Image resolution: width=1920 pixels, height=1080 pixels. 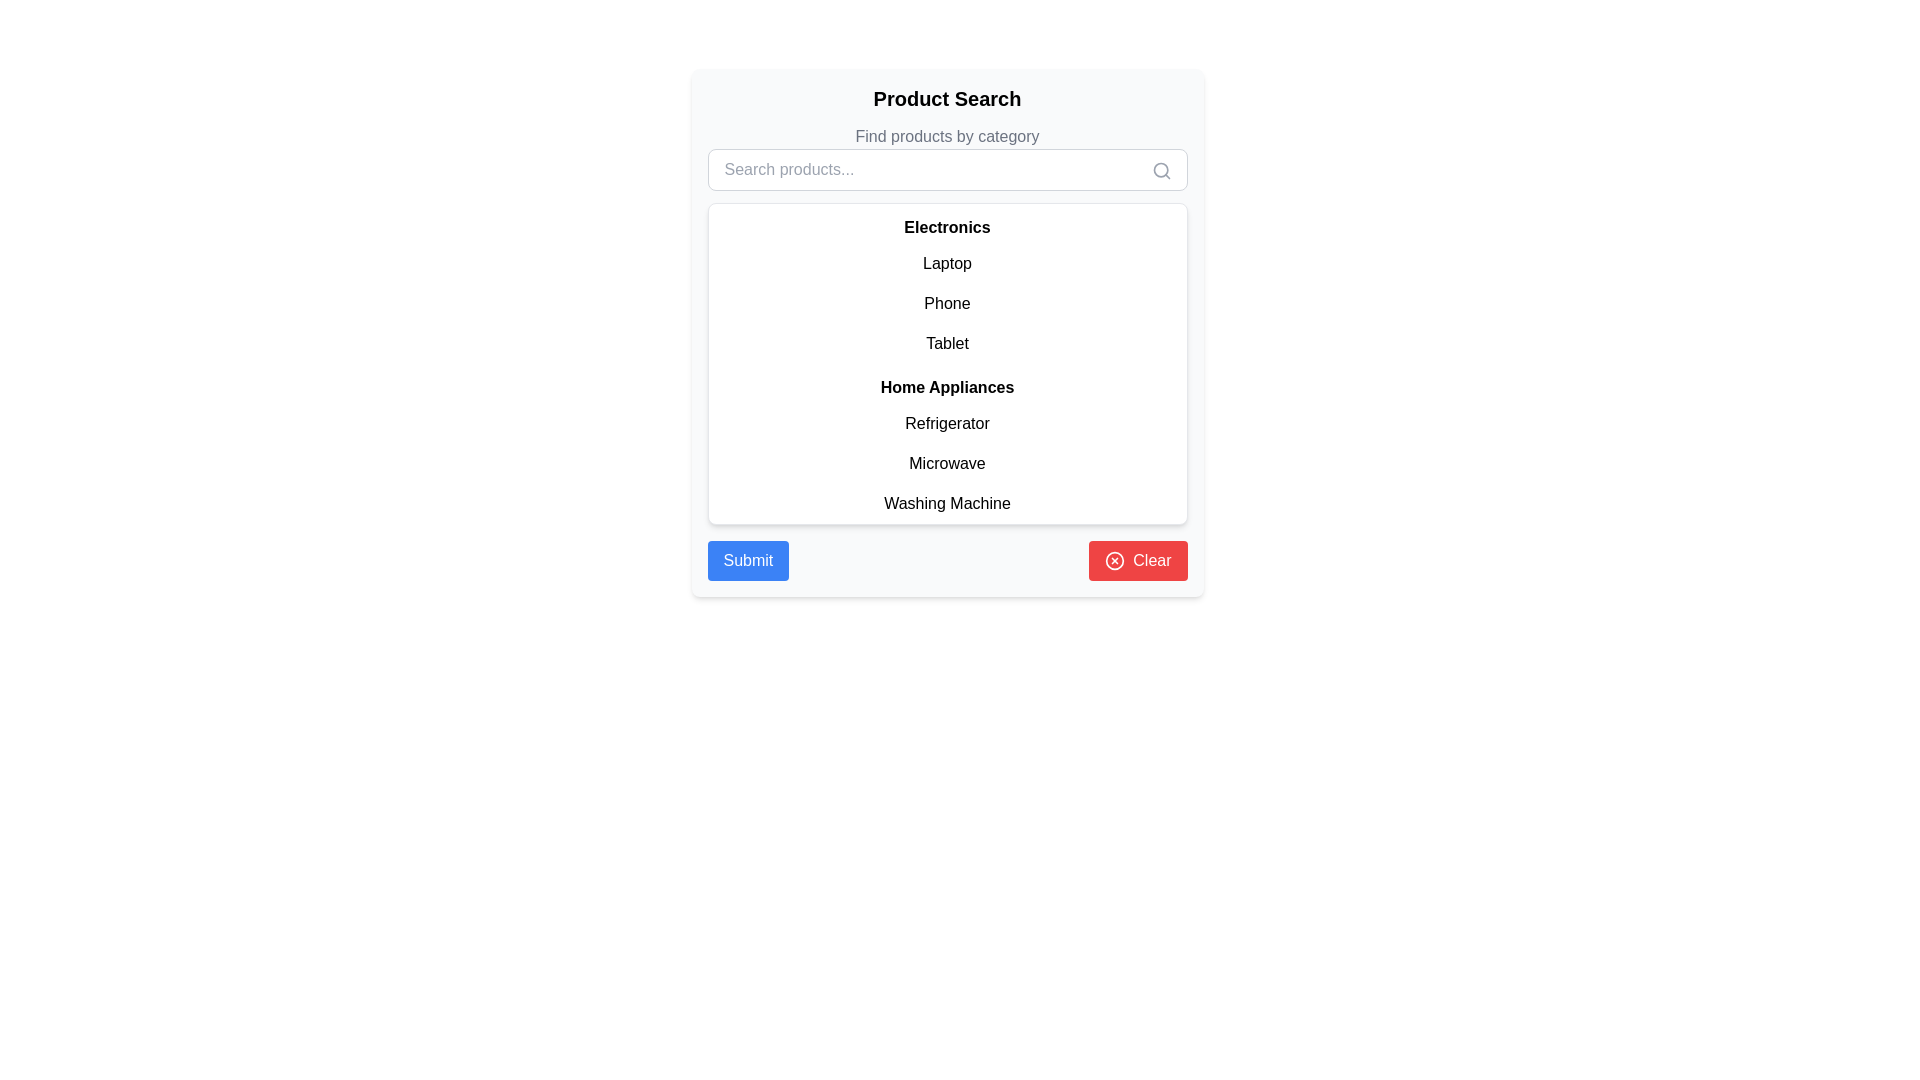 I want to click on the Circle element, which serves as a decorative or informative component within the icon, located near the top right corner of the application interface adjacent to the 'Clear' button, so click(x=1114, y=560).